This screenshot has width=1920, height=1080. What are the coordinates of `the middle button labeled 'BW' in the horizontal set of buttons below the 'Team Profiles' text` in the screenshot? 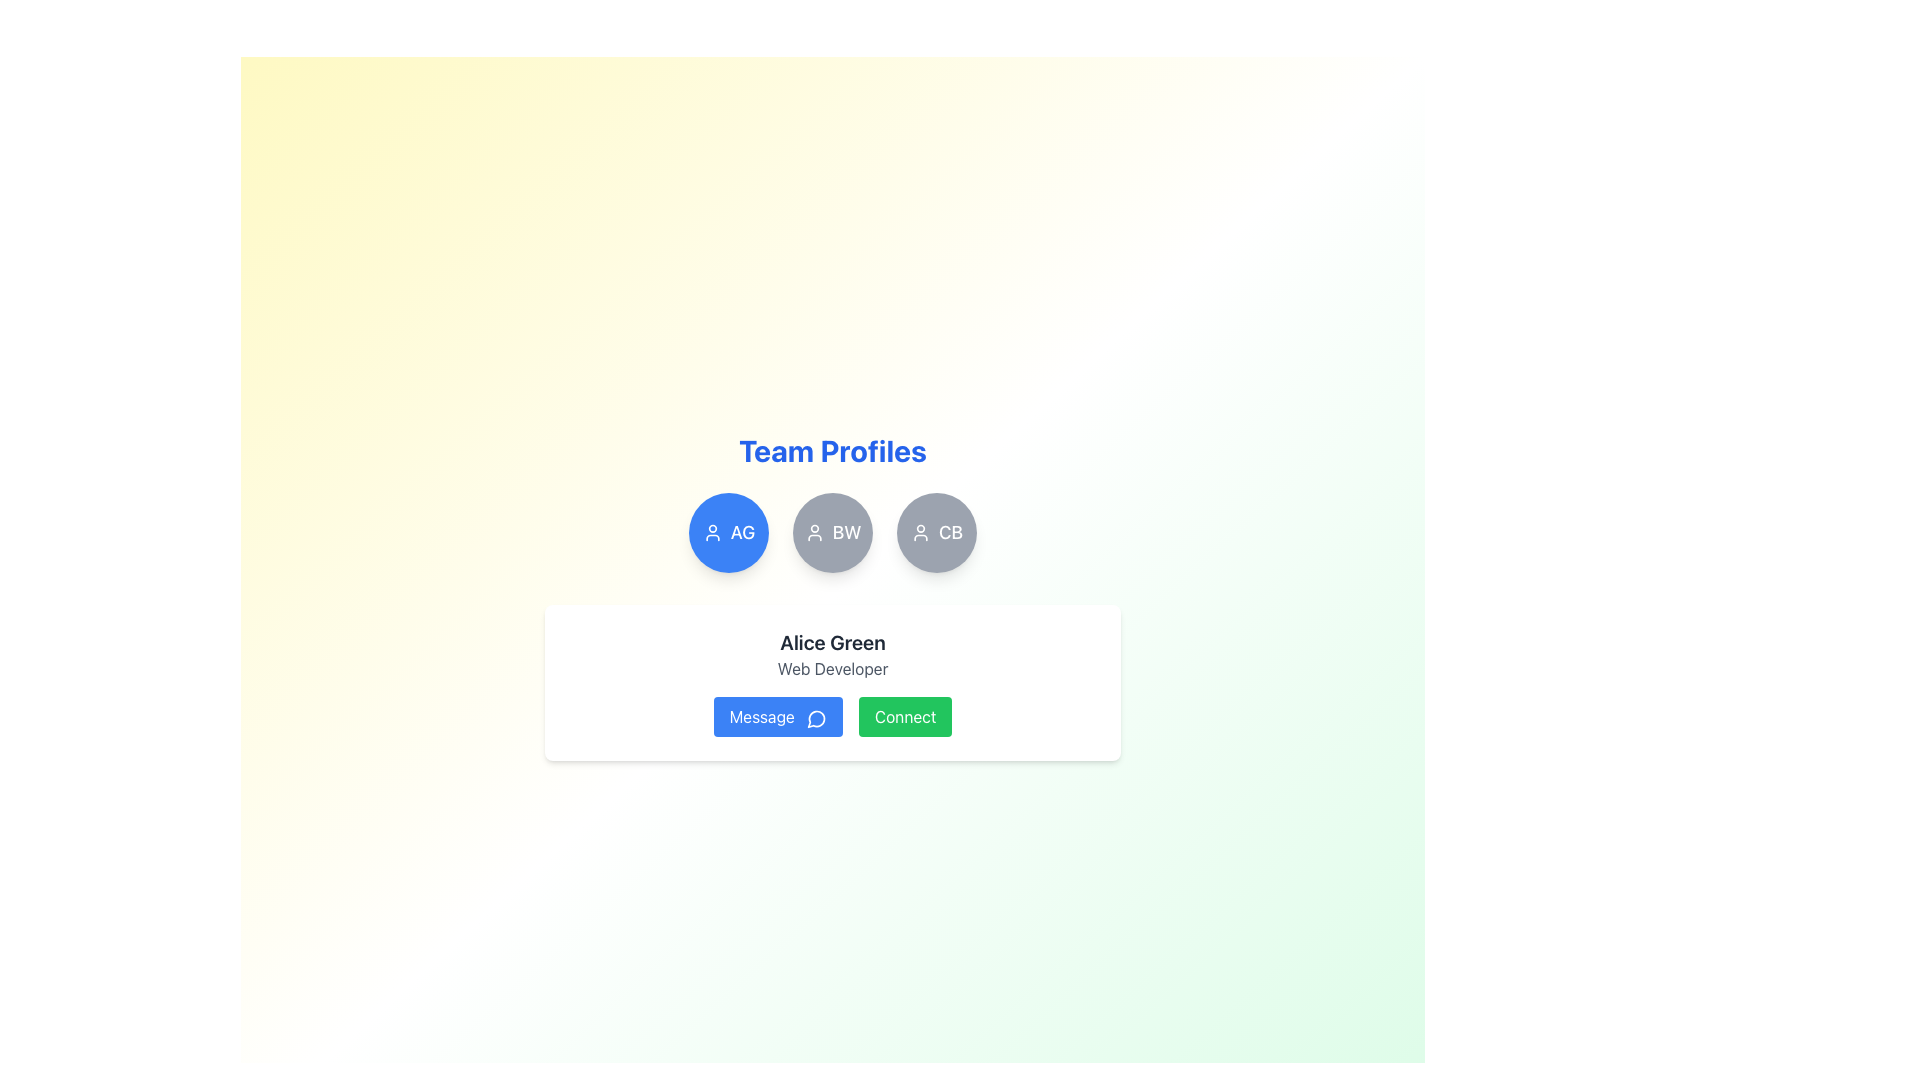 It's located at (833, 531).